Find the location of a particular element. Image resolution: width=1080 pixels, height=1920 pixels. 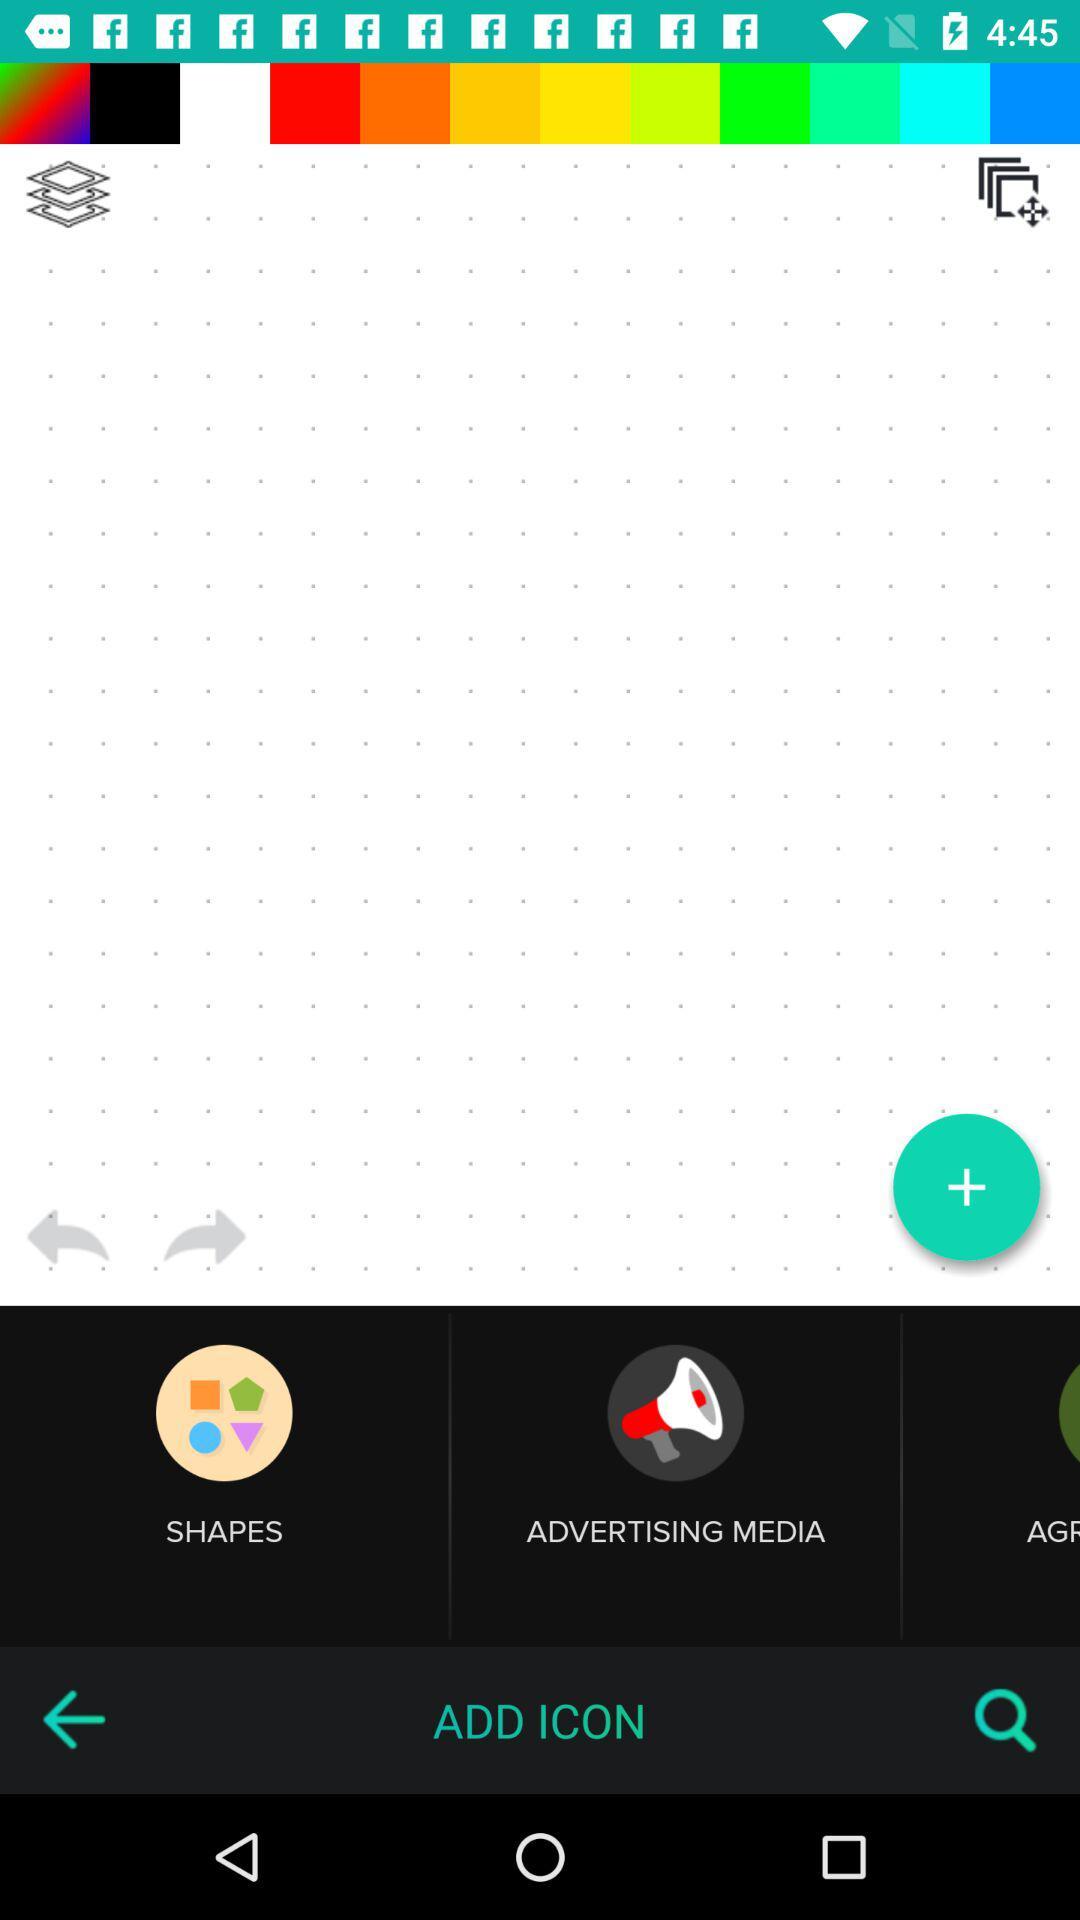

the layers icon is located at coordinates (67, 194).